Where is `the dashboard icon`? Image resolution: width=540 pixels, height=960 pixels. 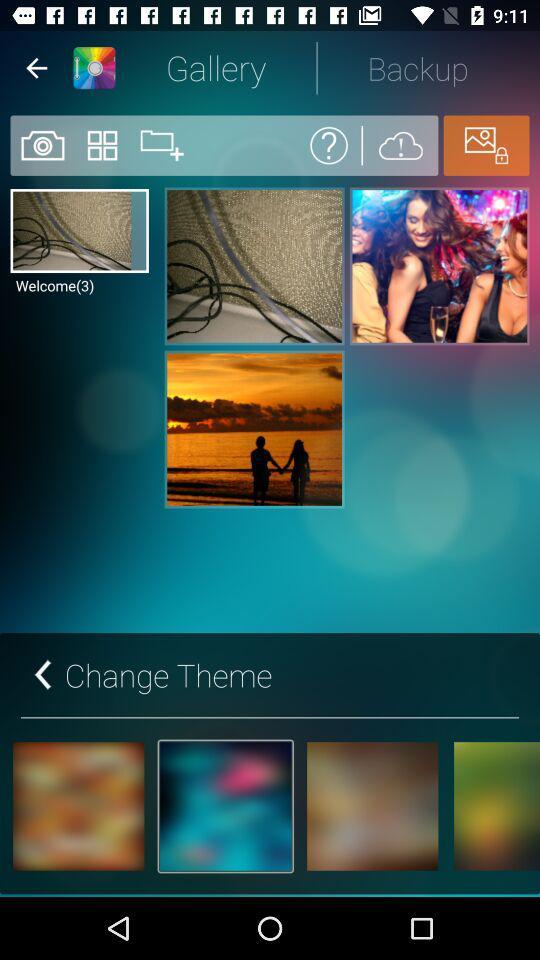 the dashboard icon is located at coordinates (102, 144).